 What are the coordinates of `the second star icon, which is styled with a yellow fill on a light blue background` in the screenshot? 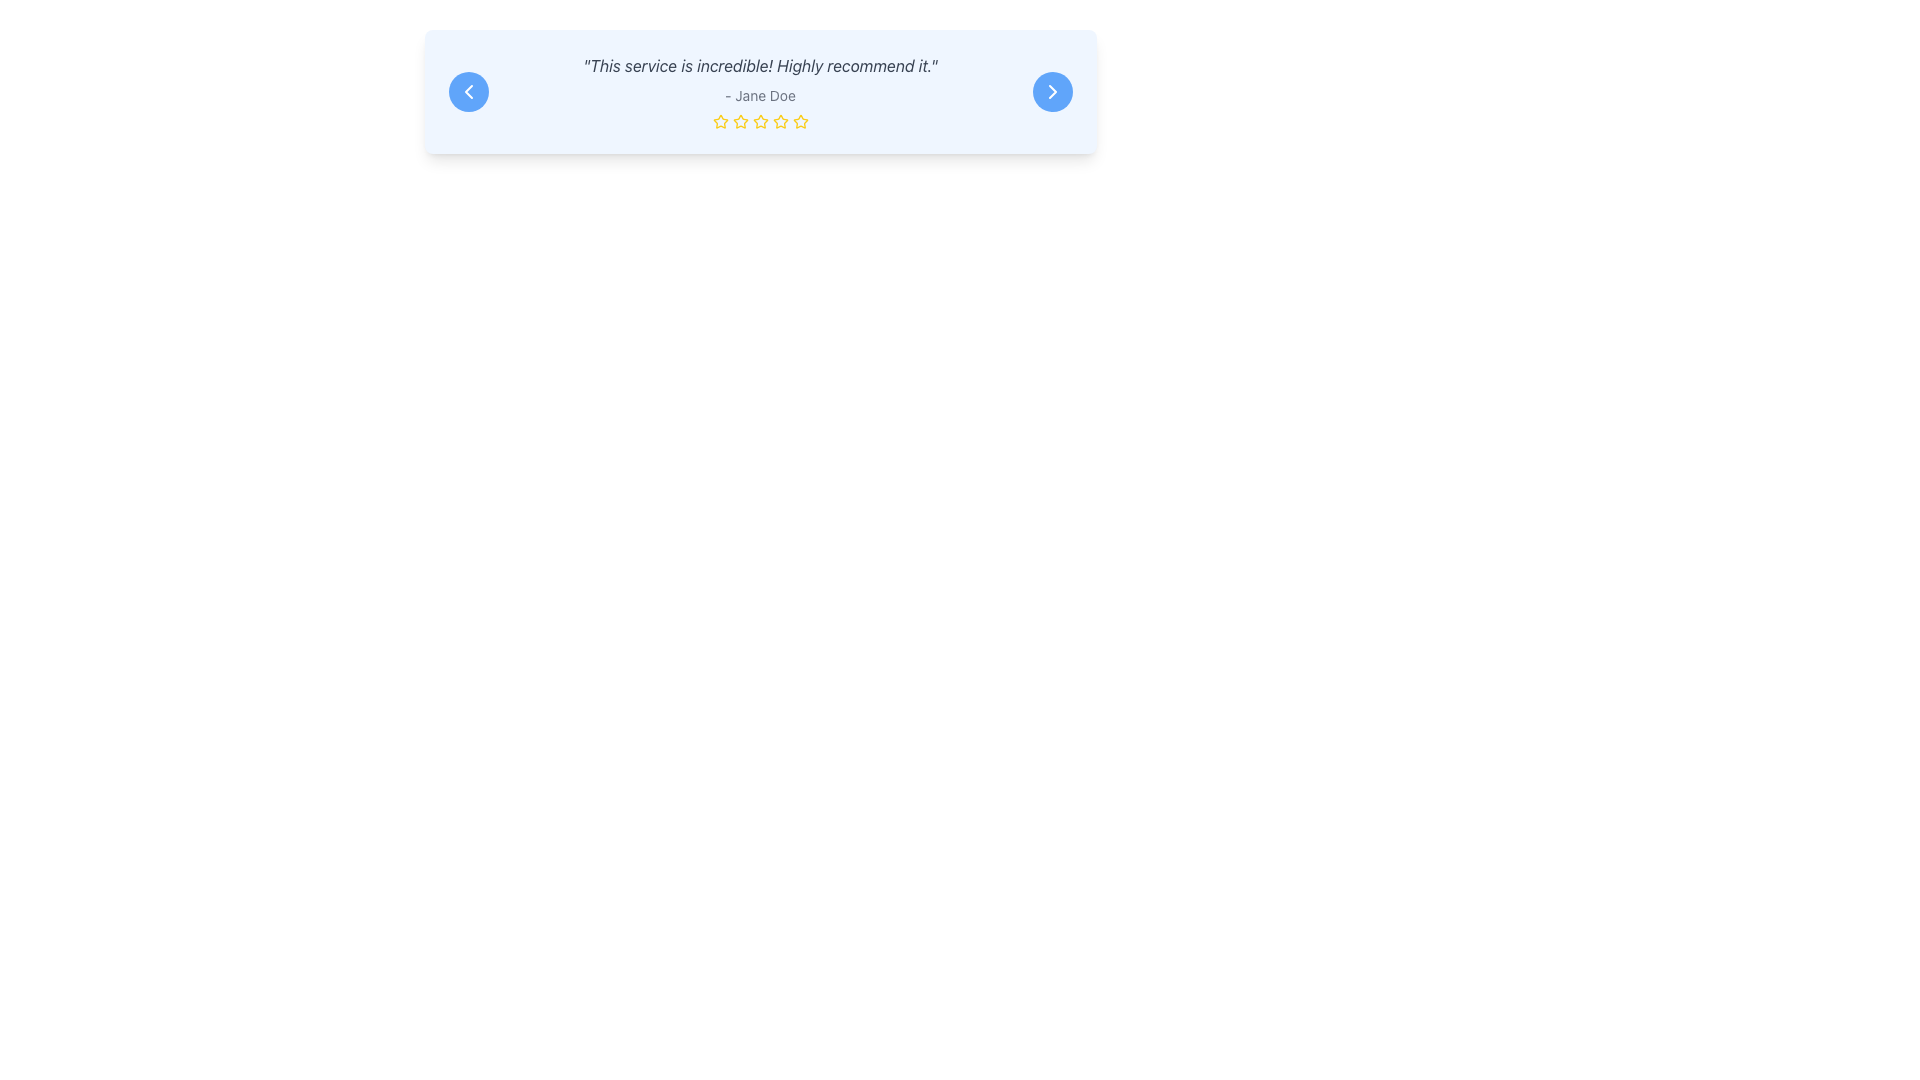 It's located at (739, 121).